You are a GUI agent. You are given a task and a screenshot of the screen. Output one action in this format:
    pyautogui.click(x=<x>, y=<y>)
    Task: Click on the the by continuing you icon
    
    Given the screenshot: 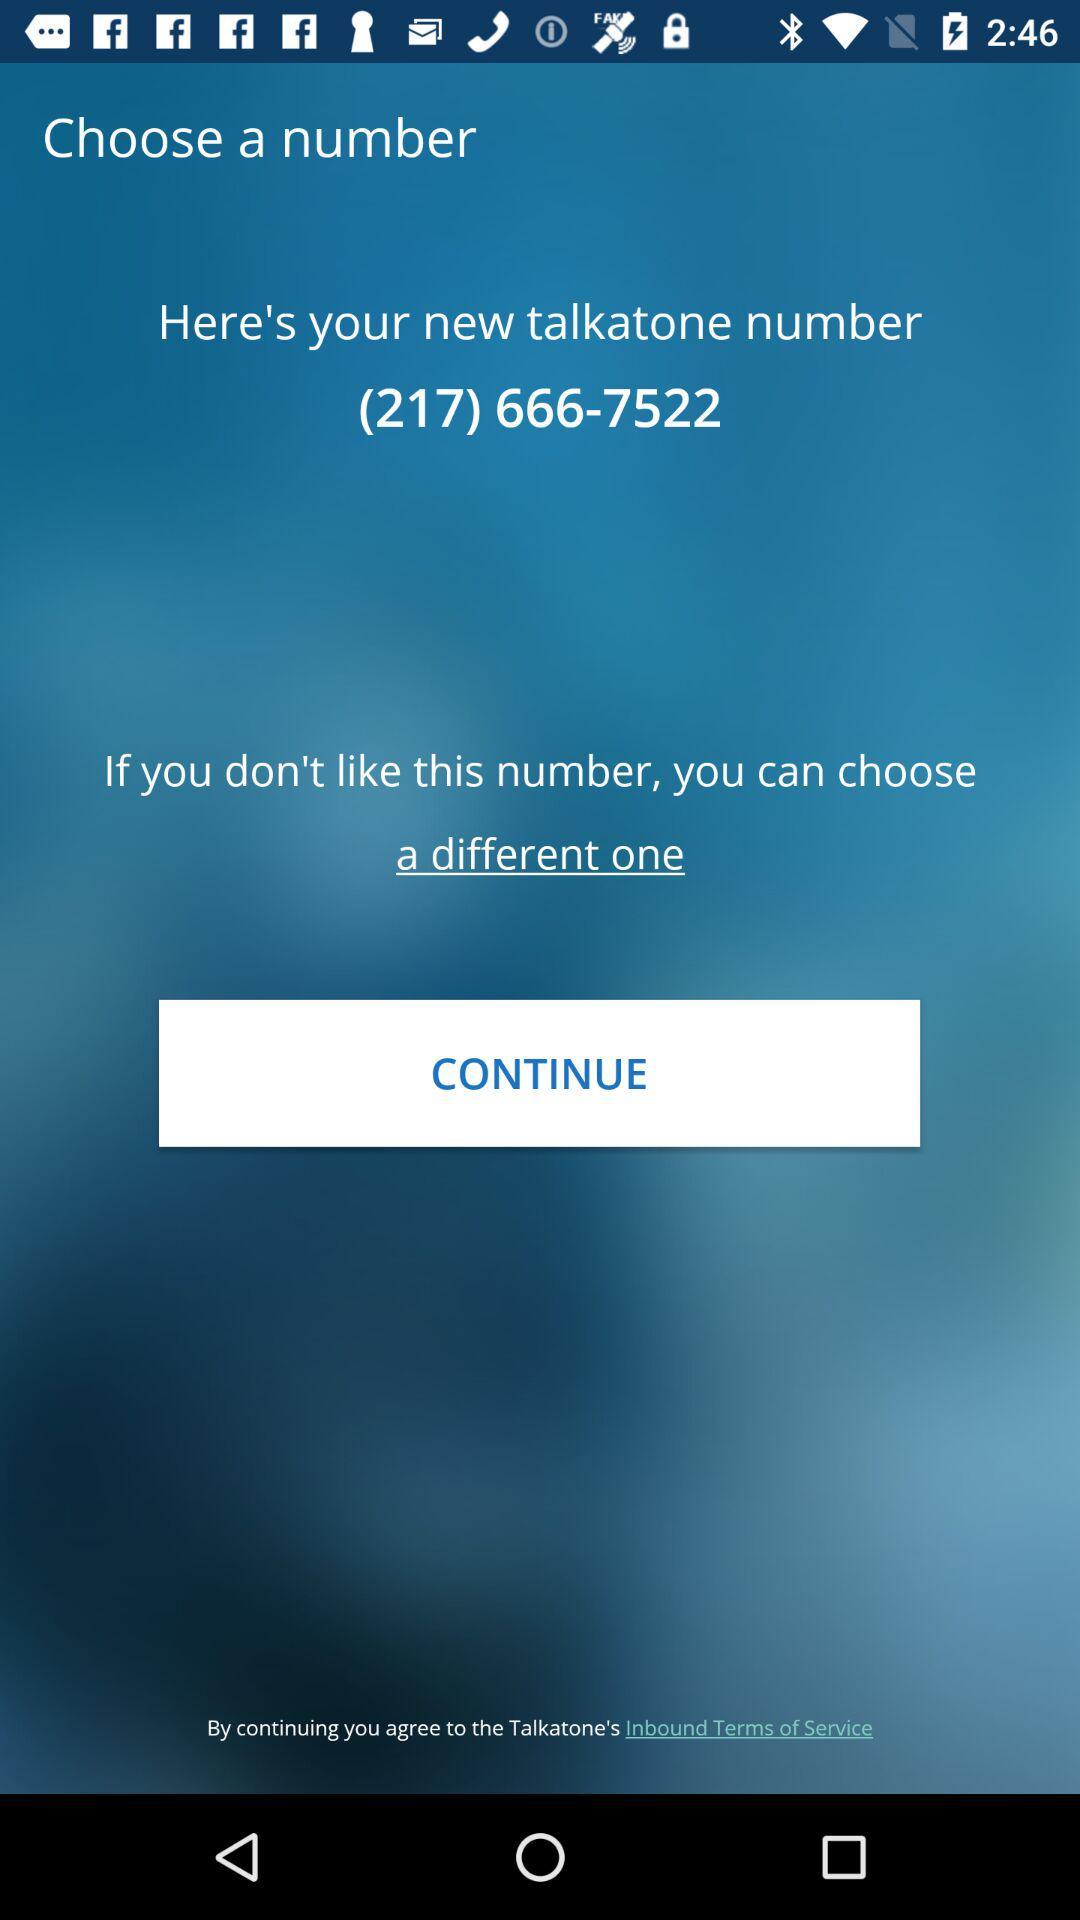 What is the action you would take?
    pyautogui.click(x=540, y=1726)
    